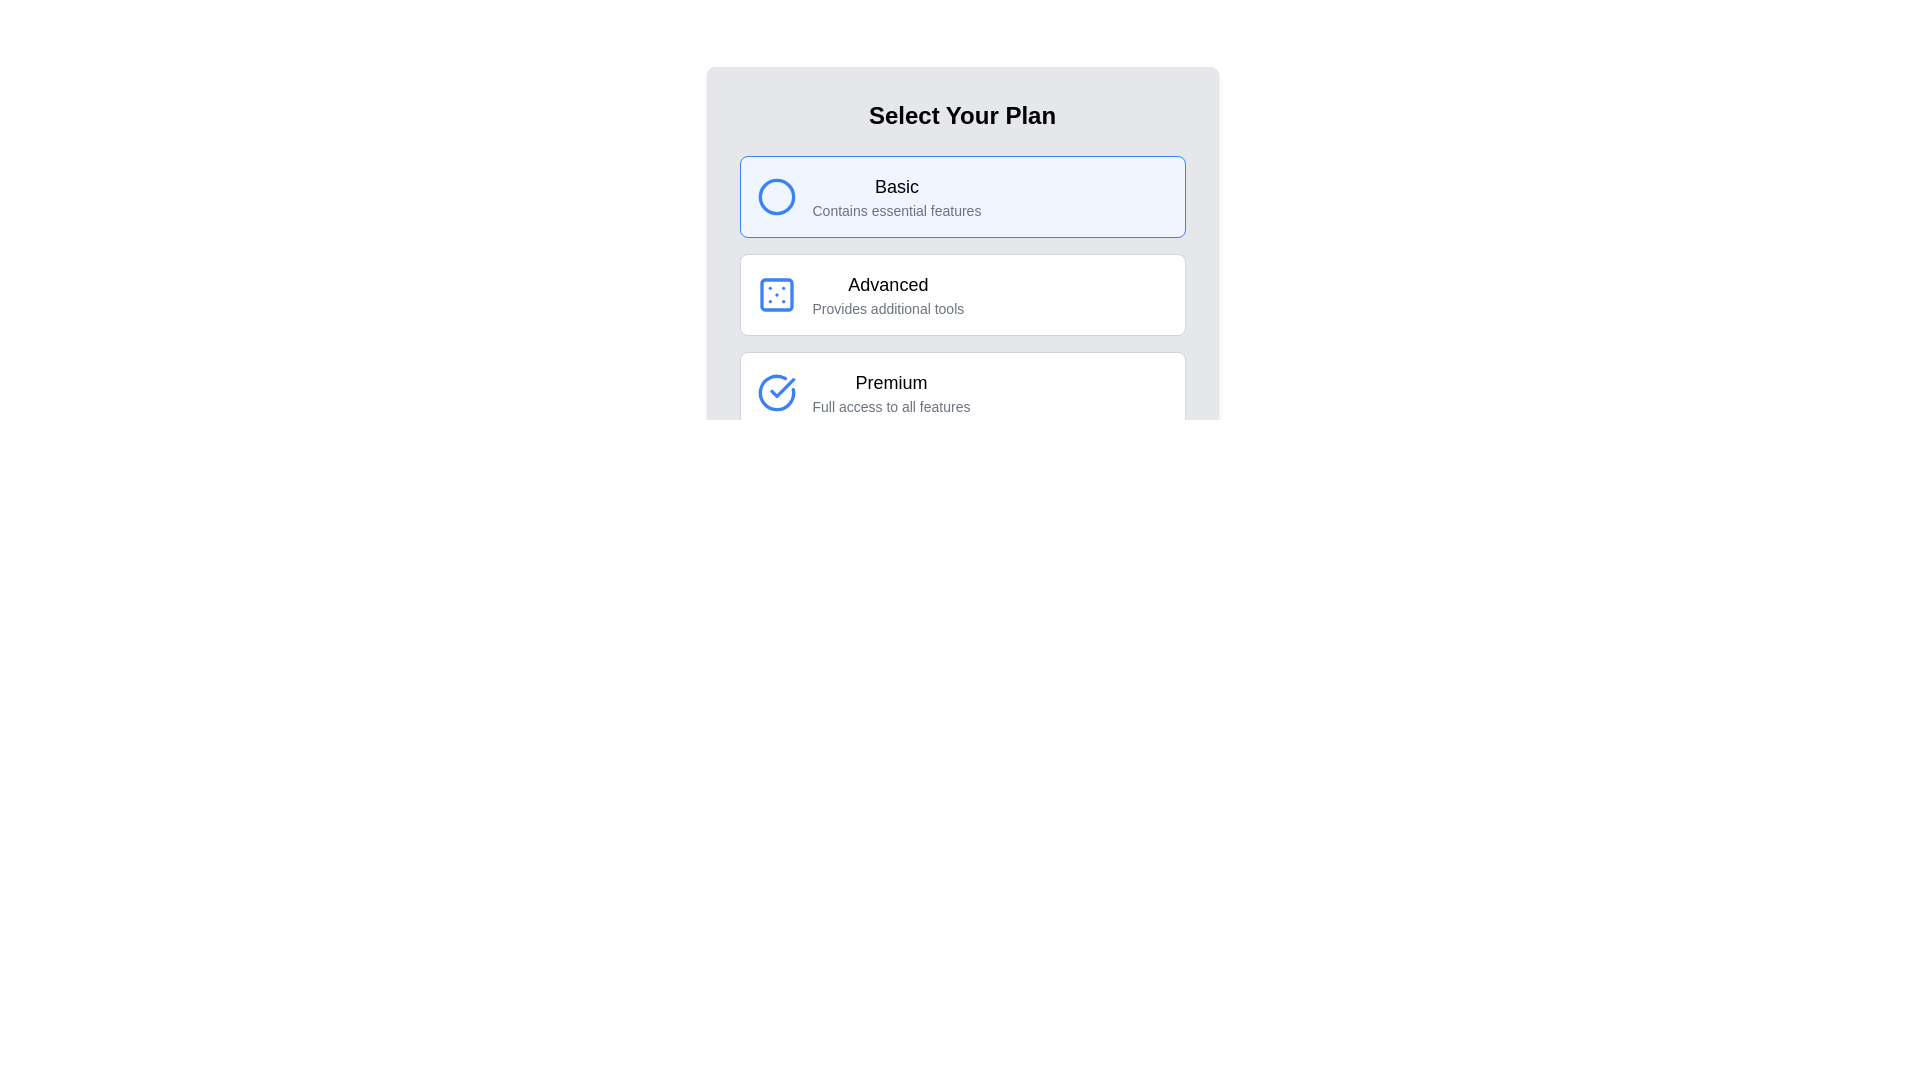  I want to click on the 'Basic' selectable button, which has a light blue background, rounded corners, and contains the title 'Basic' and subtext 'Contains essential features.', so click(962, 196).